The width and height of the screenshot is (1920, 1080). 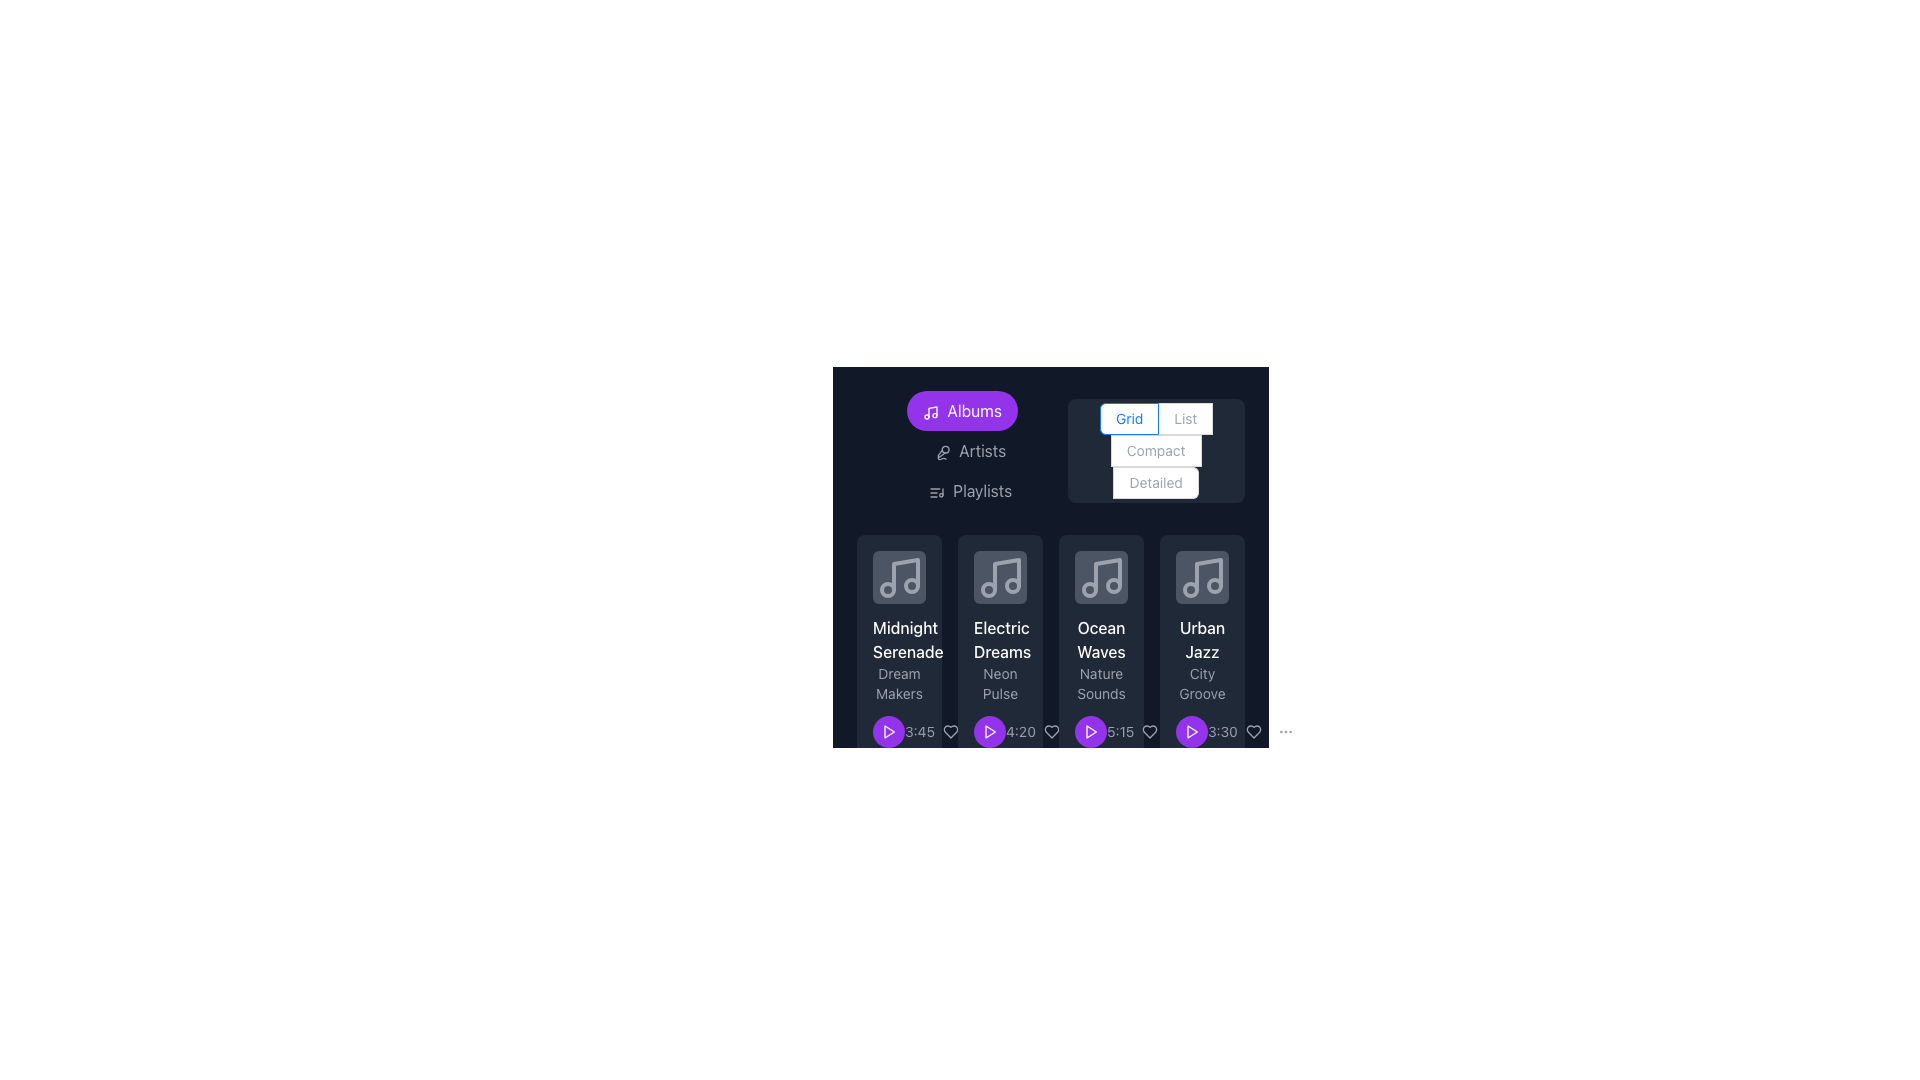 What do you see at coordinates (1050, 732) in the screenshot?
I see `the interactive button icon that allows users to like or add the 'Electric Dreams' album to their favorites list` at bounding box center [1050, 732].